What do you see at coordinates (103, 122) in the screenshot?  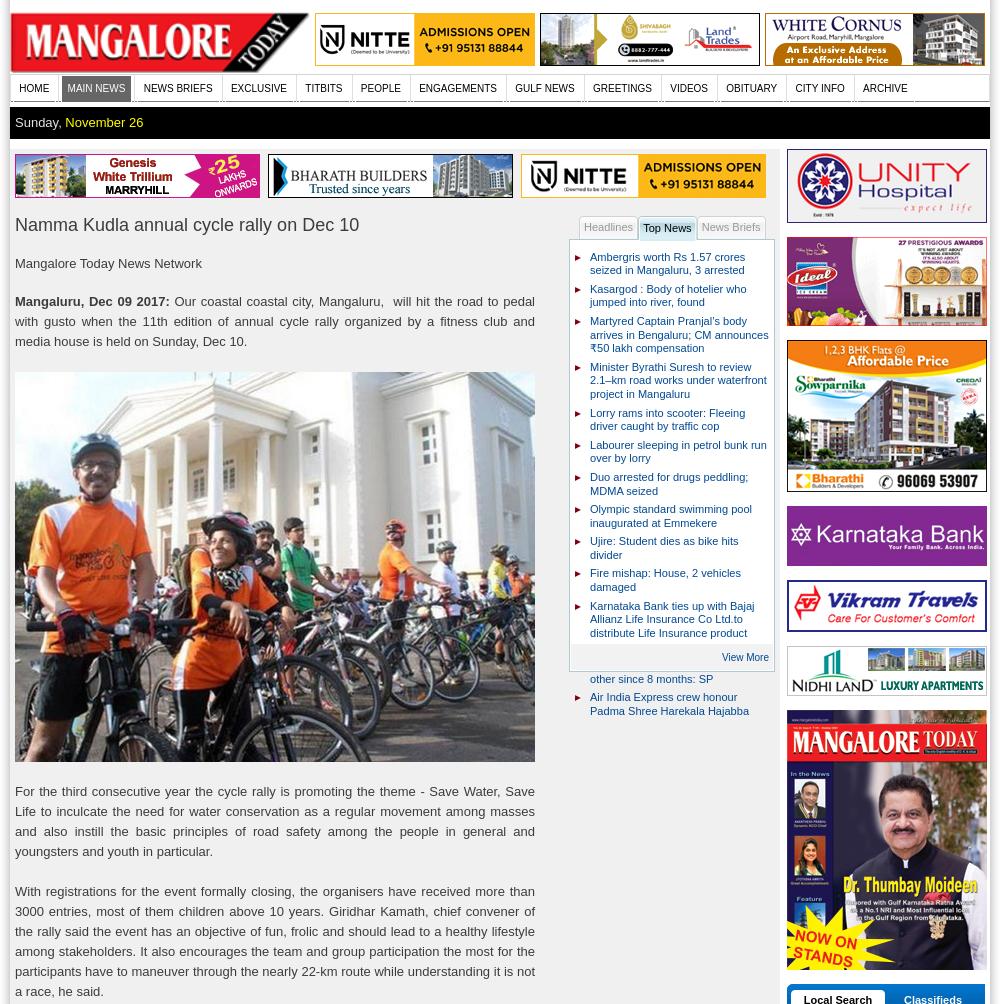 I see `'November 26'` at bounding box center [103, 122].